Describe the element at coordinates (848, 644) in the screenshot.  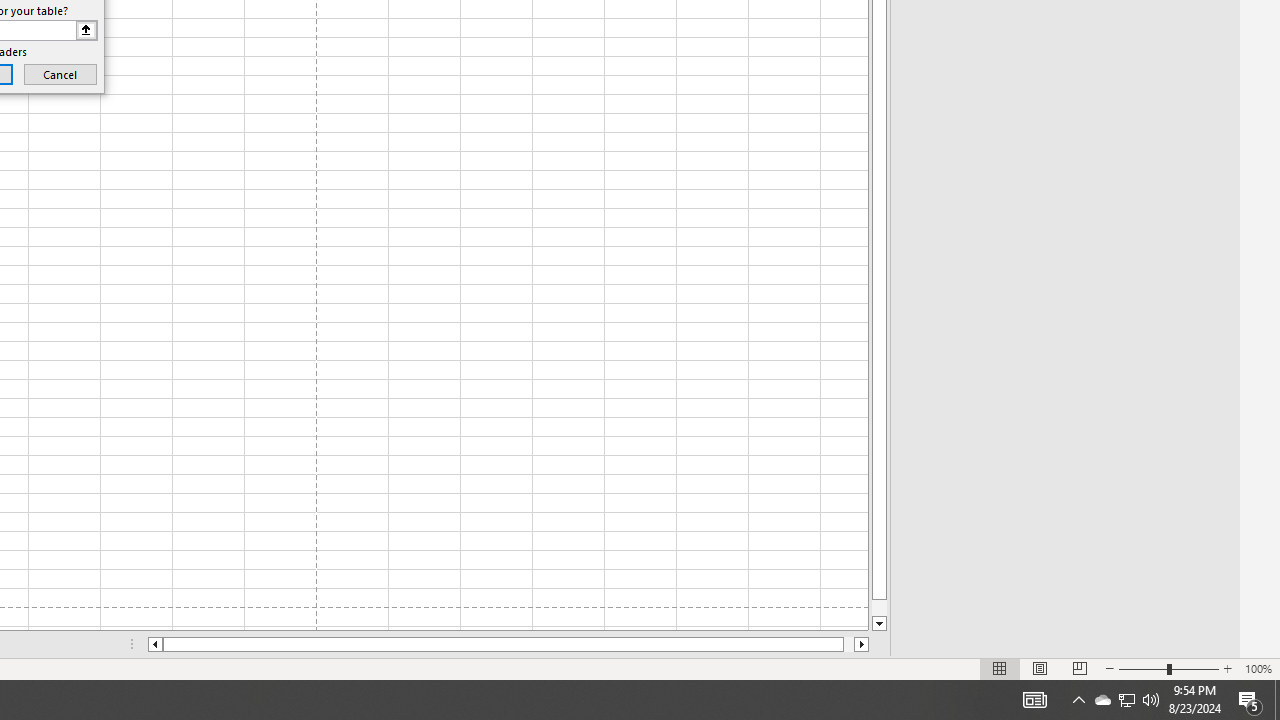
I see `'Page right'` at that location.